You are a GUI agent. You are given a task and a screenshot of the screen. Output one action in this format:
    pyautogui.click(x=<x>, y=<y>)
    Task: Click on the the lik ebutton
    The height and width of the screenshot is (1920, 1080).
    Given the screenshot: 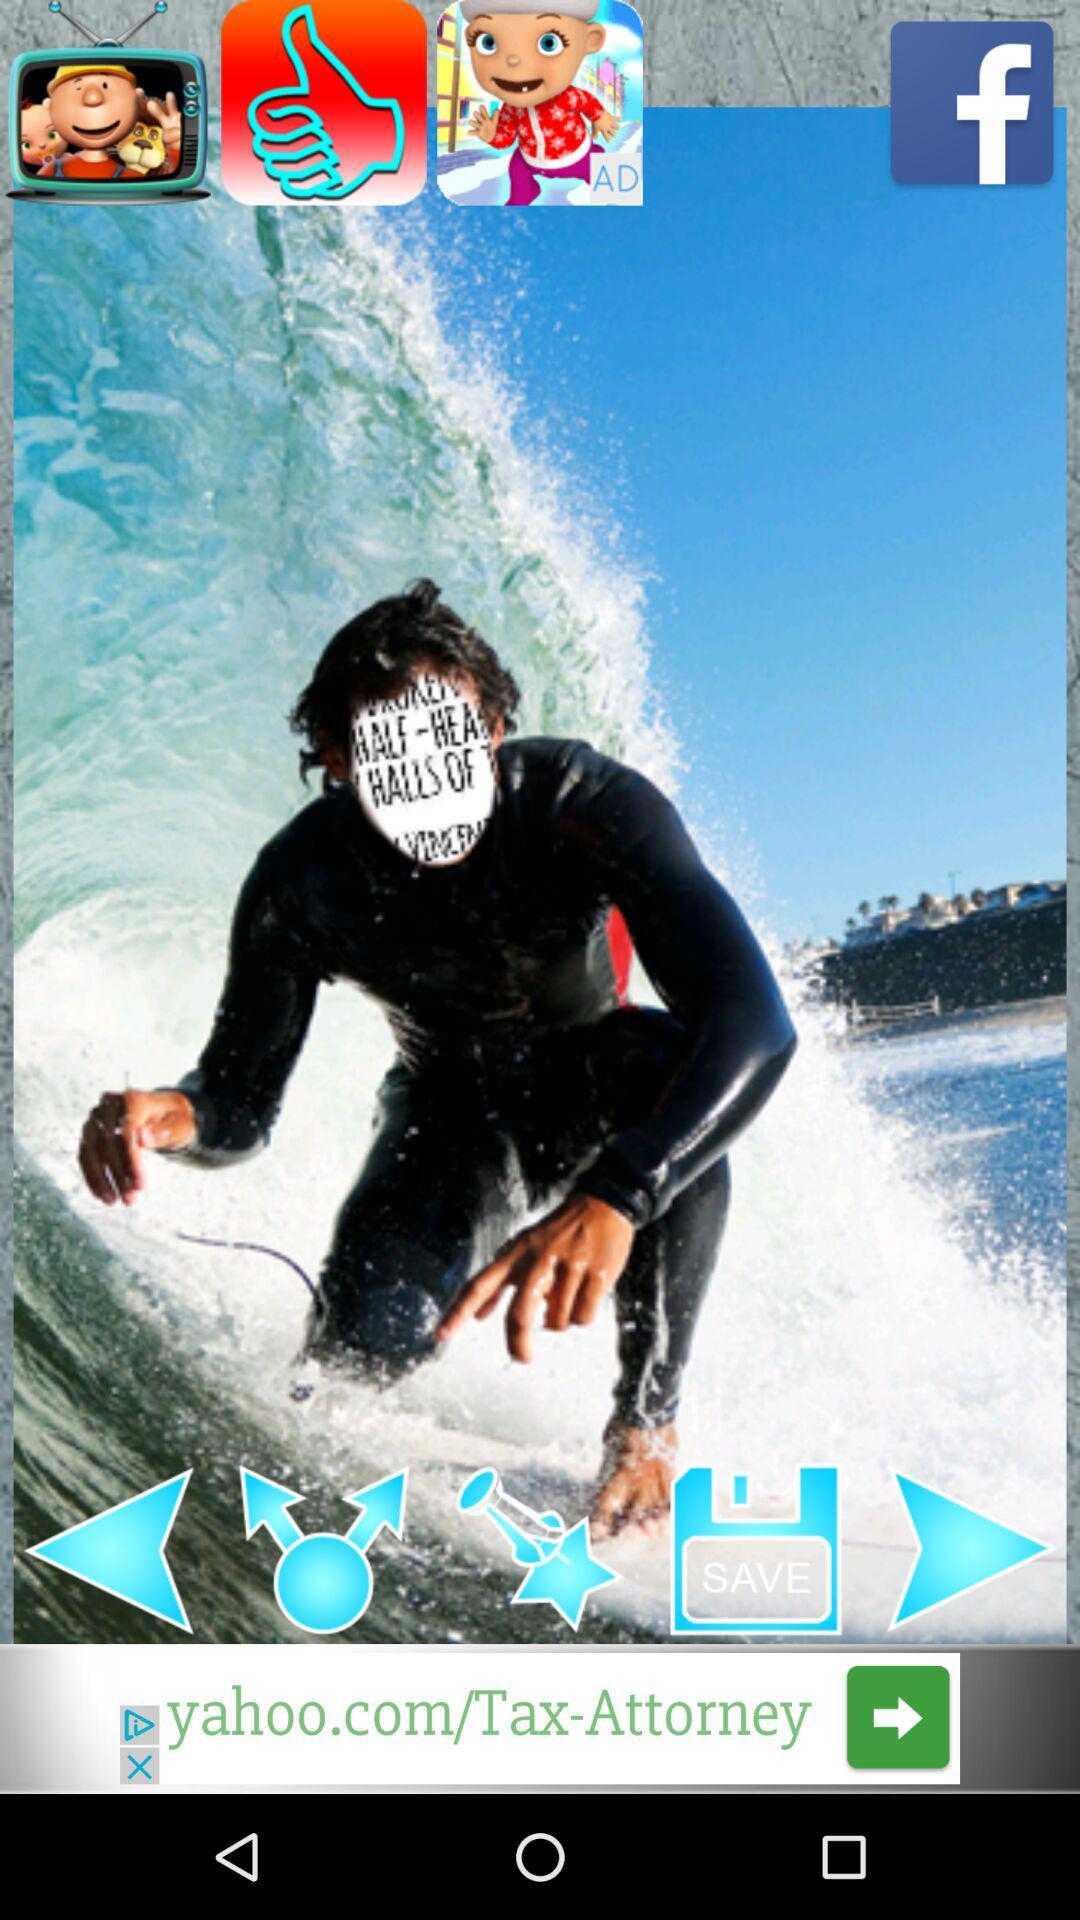 What is the action you would take?
    pyautogui.click(x=323, y=101)
    